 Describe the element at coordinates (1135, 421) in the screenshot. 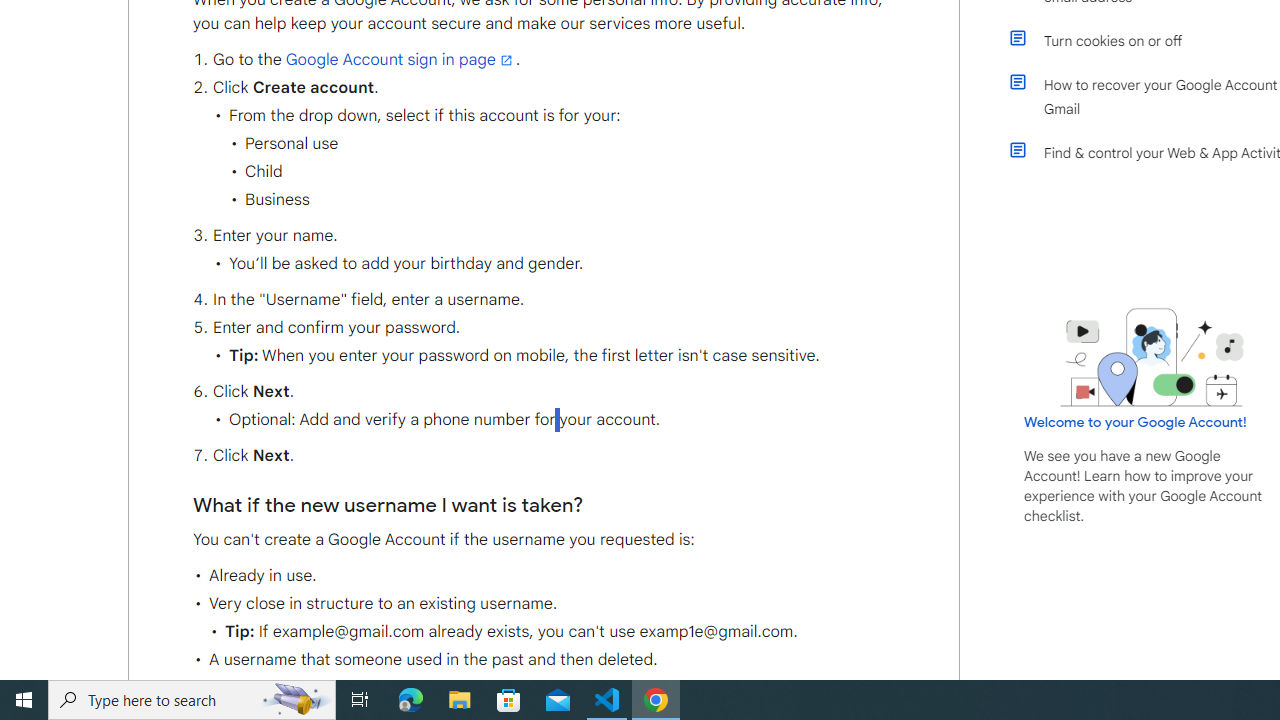

I see `'Welcome to your Google Account!'` at that location.